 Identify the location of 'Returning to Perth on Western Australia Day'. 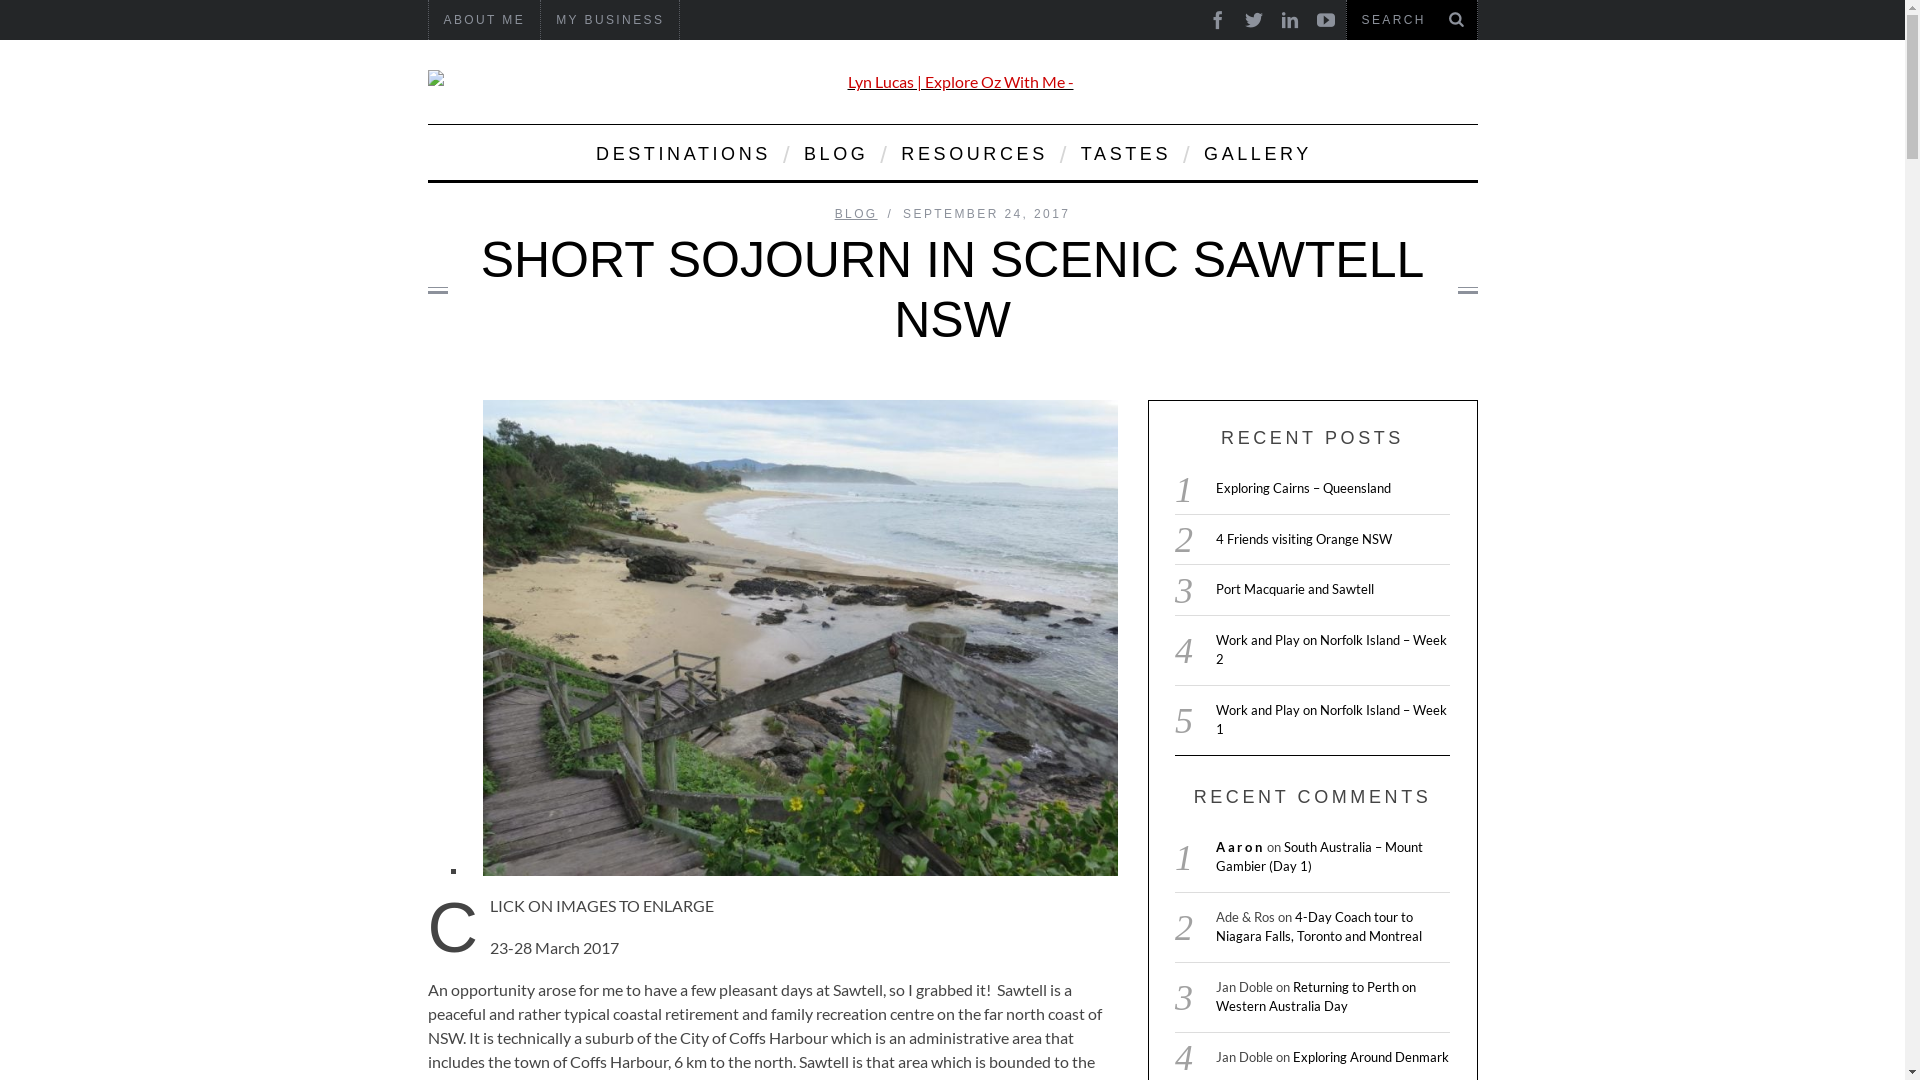
(1315, 996).